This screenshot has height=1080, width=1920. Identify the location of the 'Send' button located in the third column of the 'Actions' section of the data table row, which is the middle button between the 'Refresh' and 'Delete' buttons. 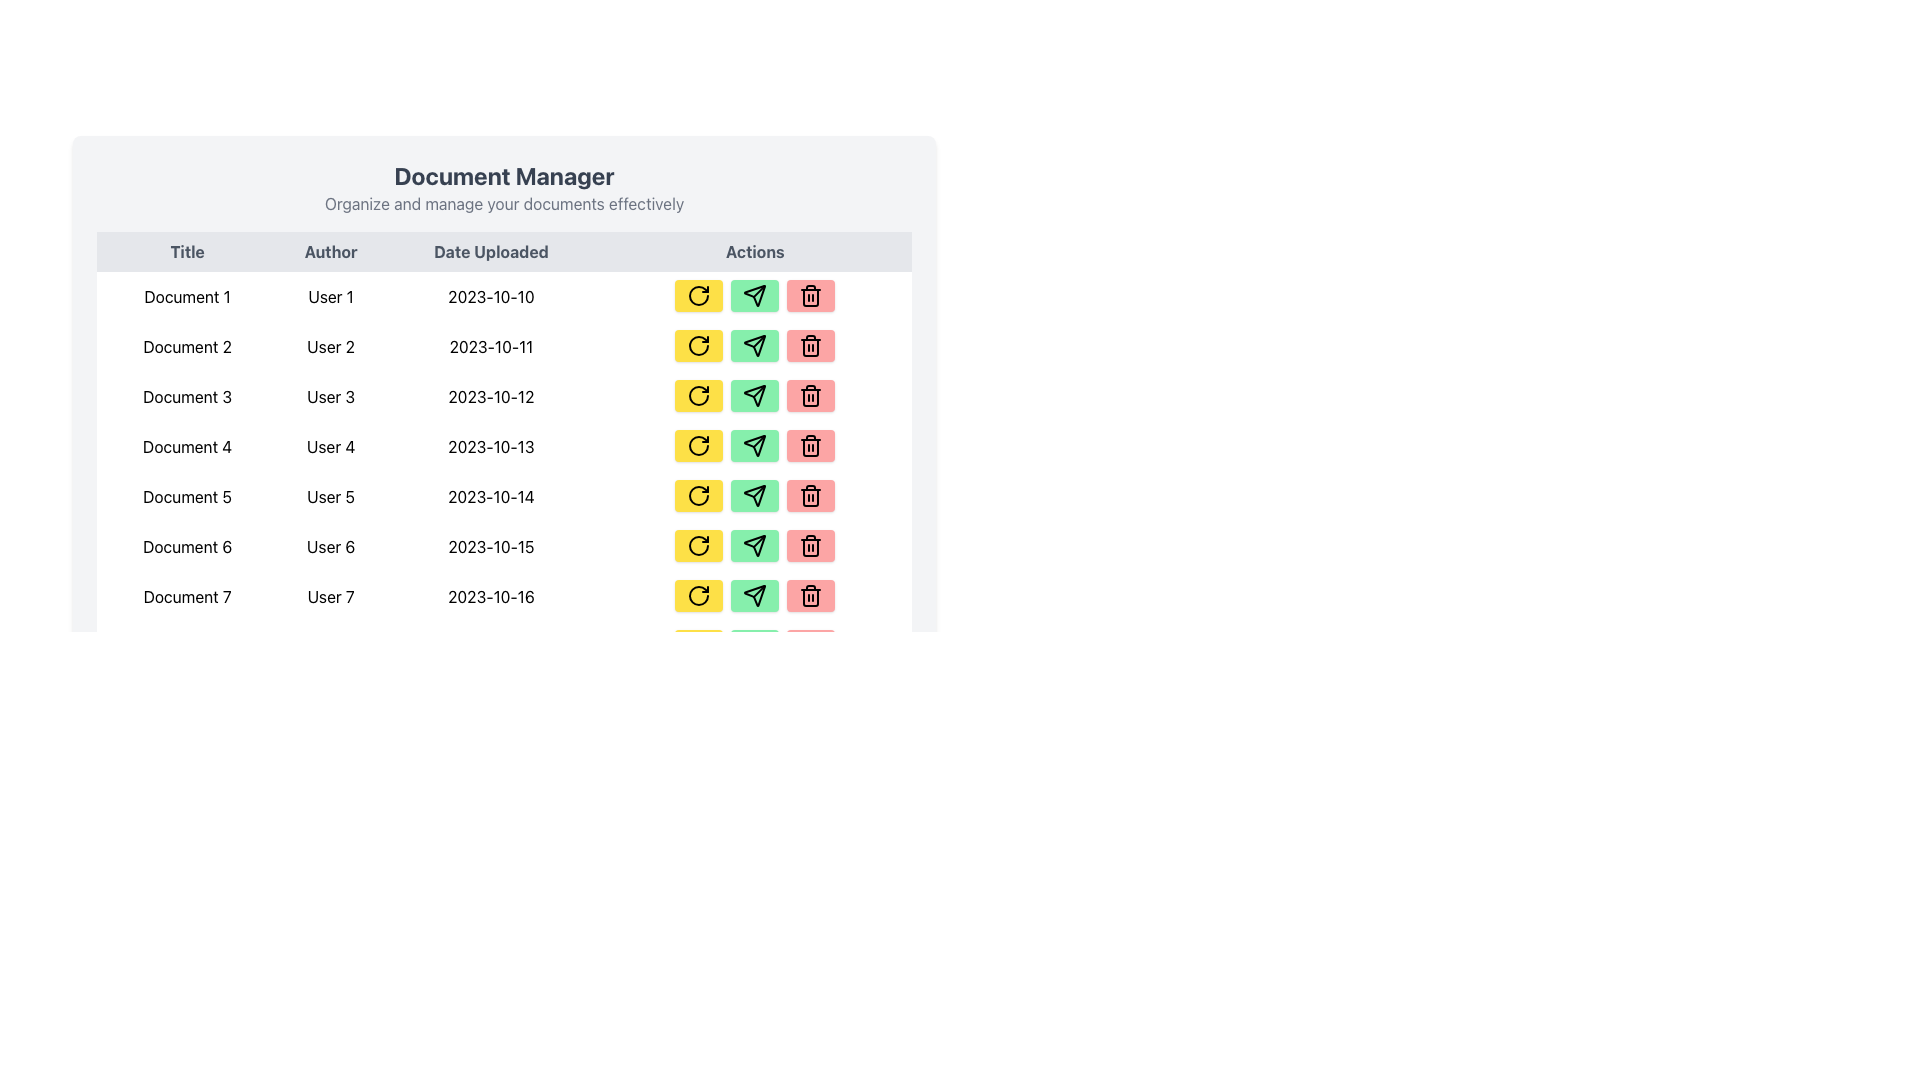
(754, 845).